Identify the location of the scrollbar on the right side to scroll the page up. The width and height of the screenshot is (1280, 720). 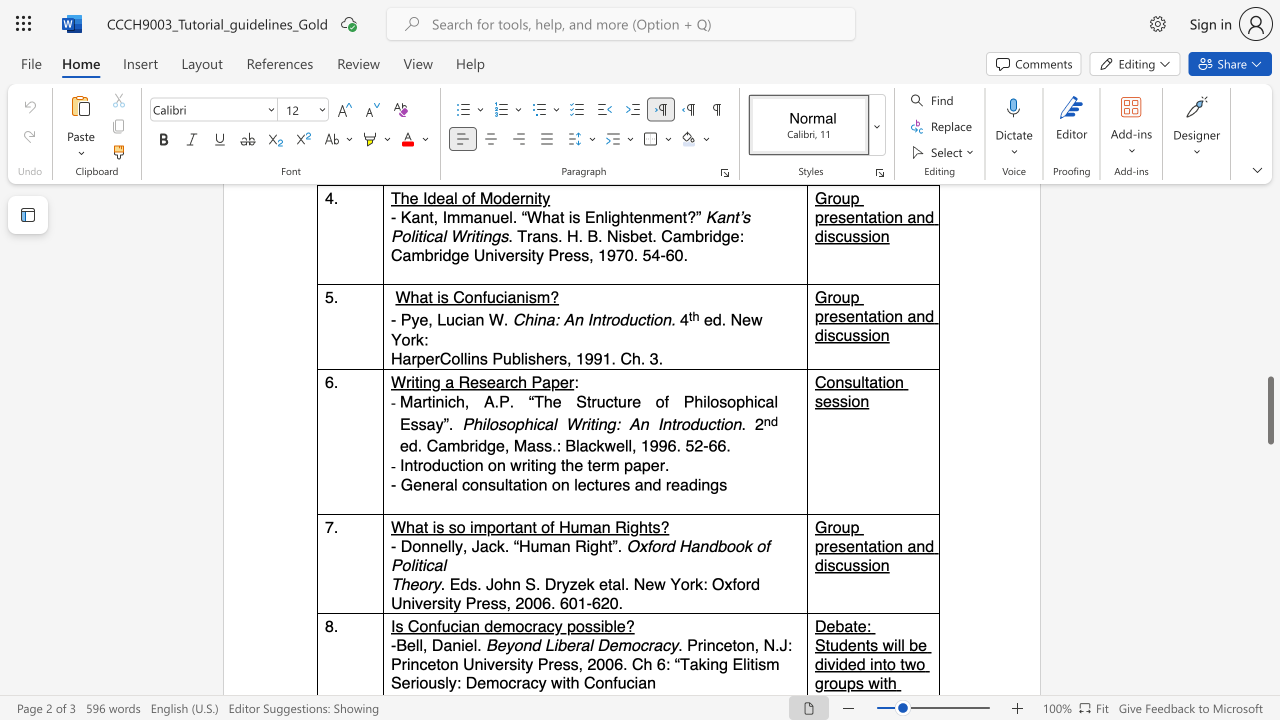
(1269, 238).